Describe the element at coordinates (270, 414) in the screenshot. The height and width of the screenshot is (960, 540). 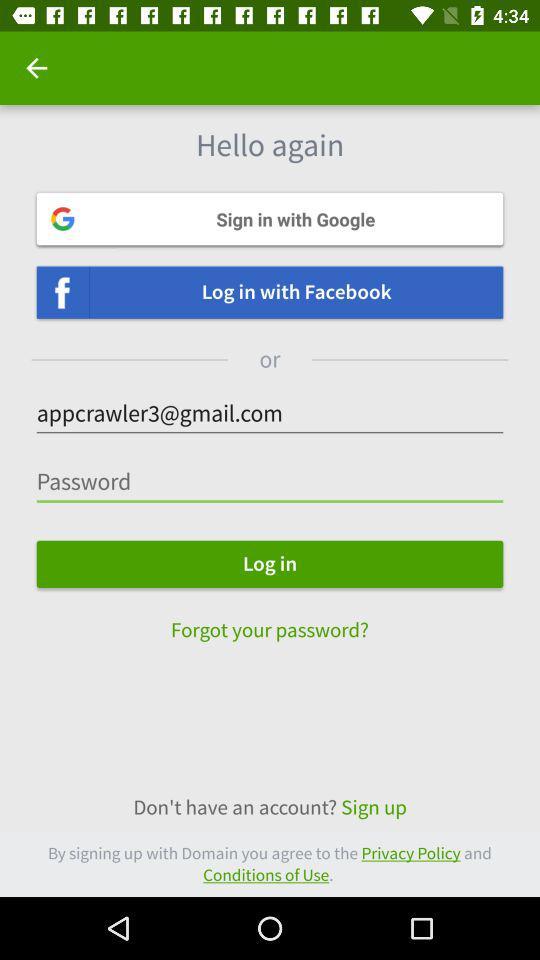
I see `the text which is below or` at that location.